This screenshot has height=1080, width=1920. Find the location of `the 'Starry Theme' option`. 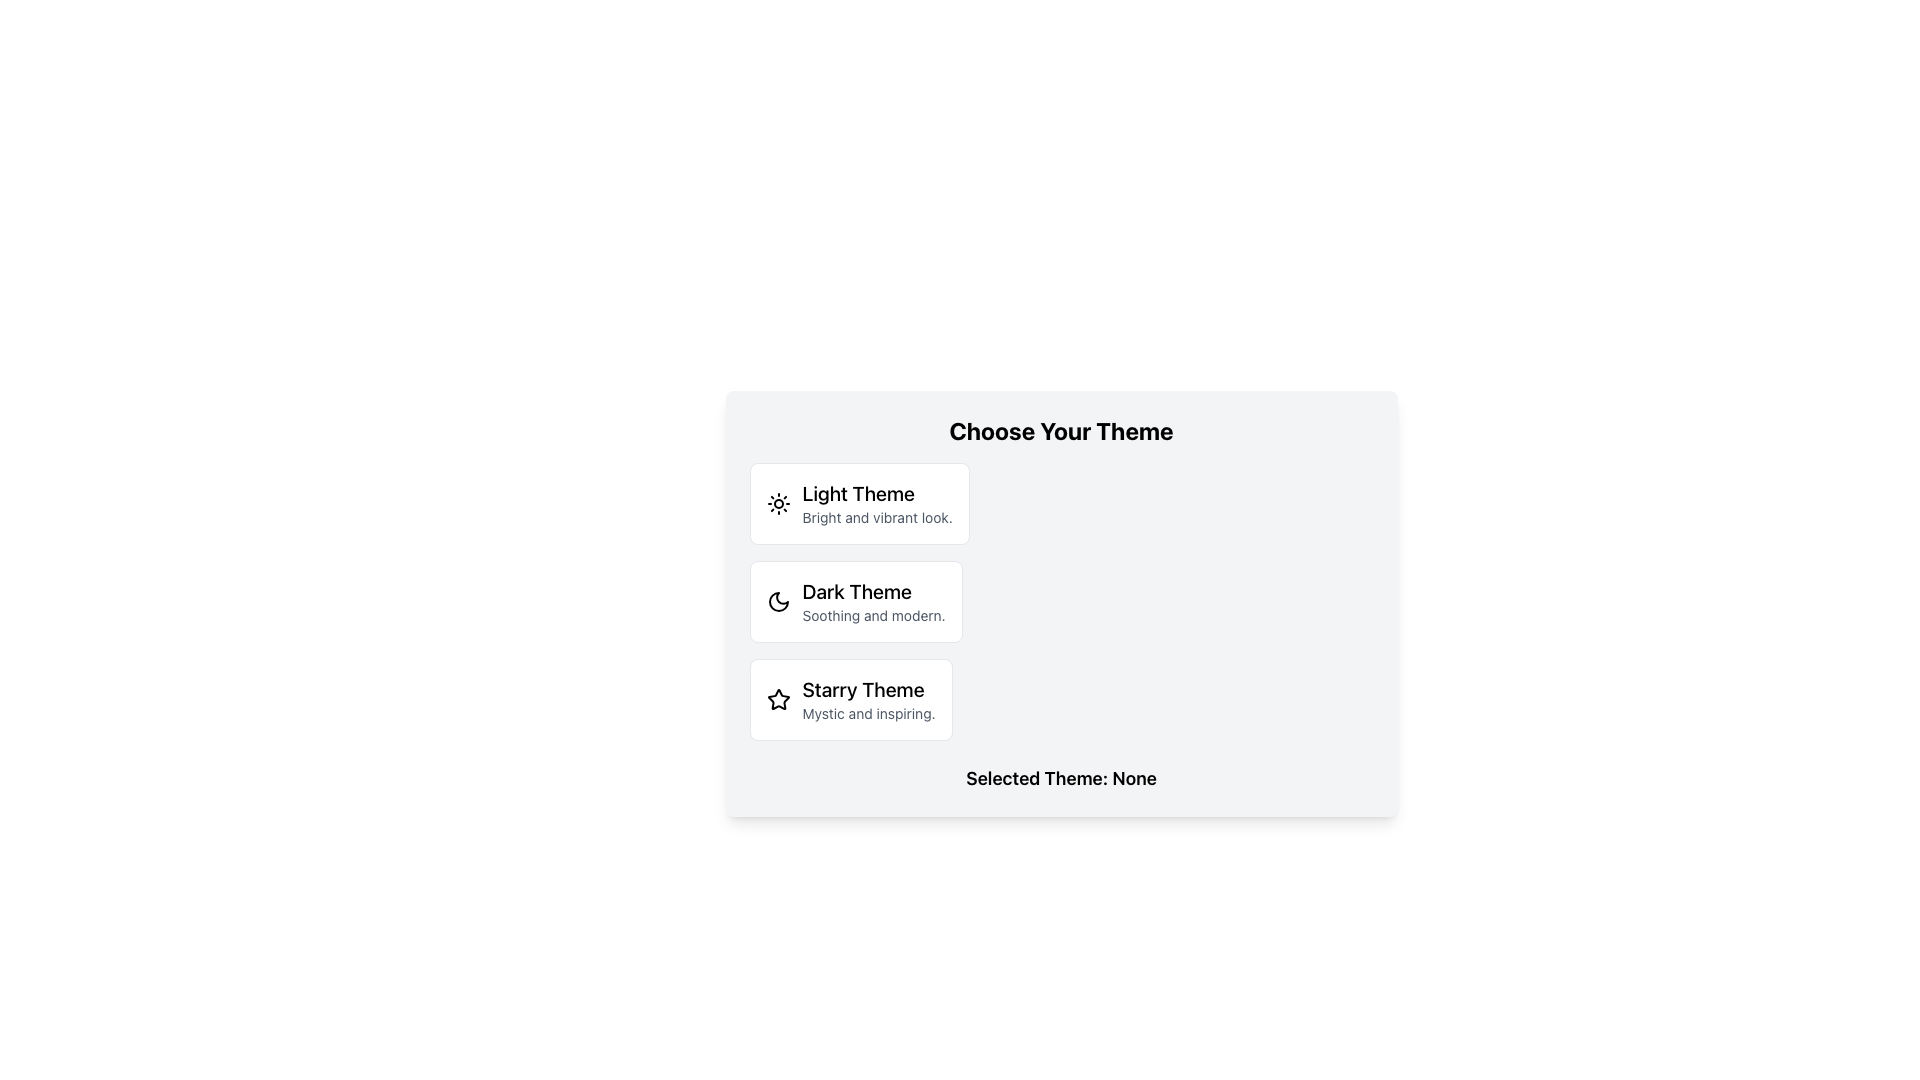

the 'Starry Theme' option is located at coordinates (777, 698).